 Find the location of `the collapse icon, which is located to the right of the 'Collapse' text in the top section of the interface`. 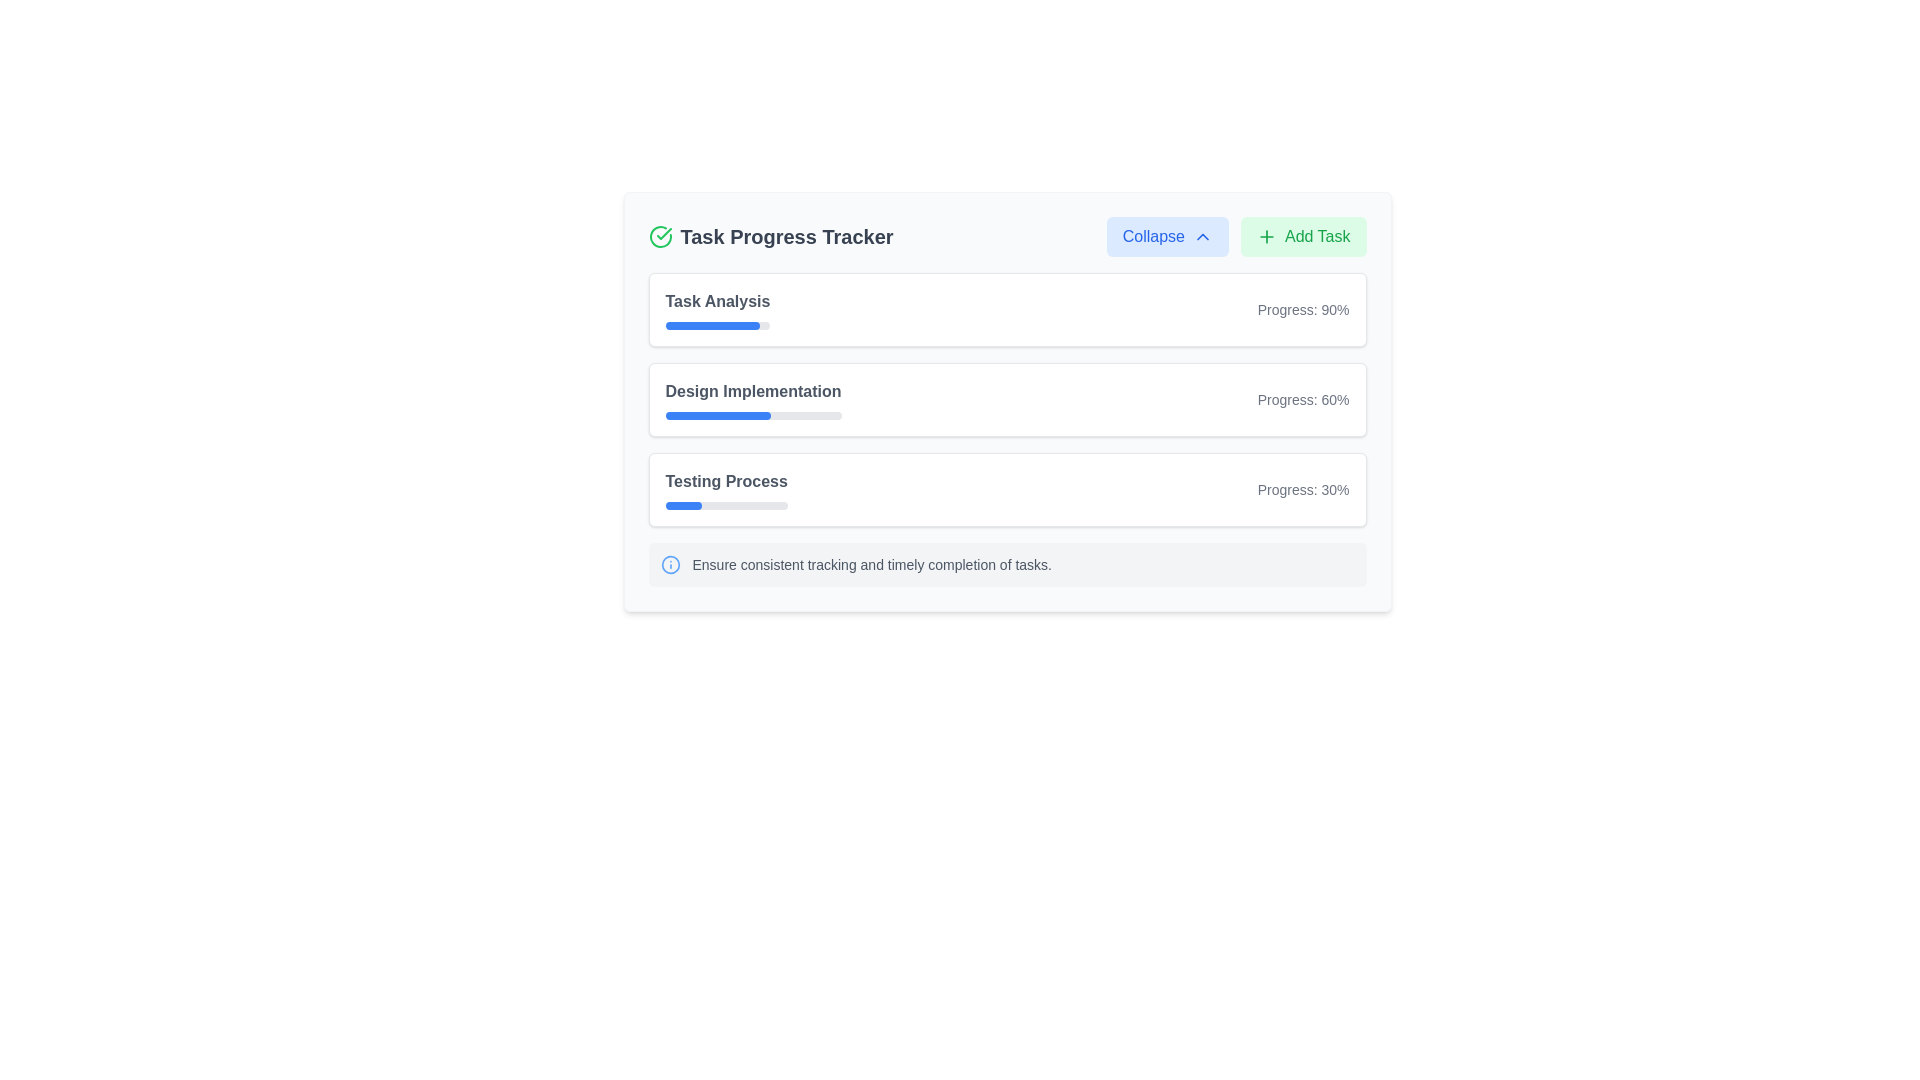

the collapse icon, which is located to the right of the 'Collapse' text in the top section of the interface is located at coordinates (1201, 235).